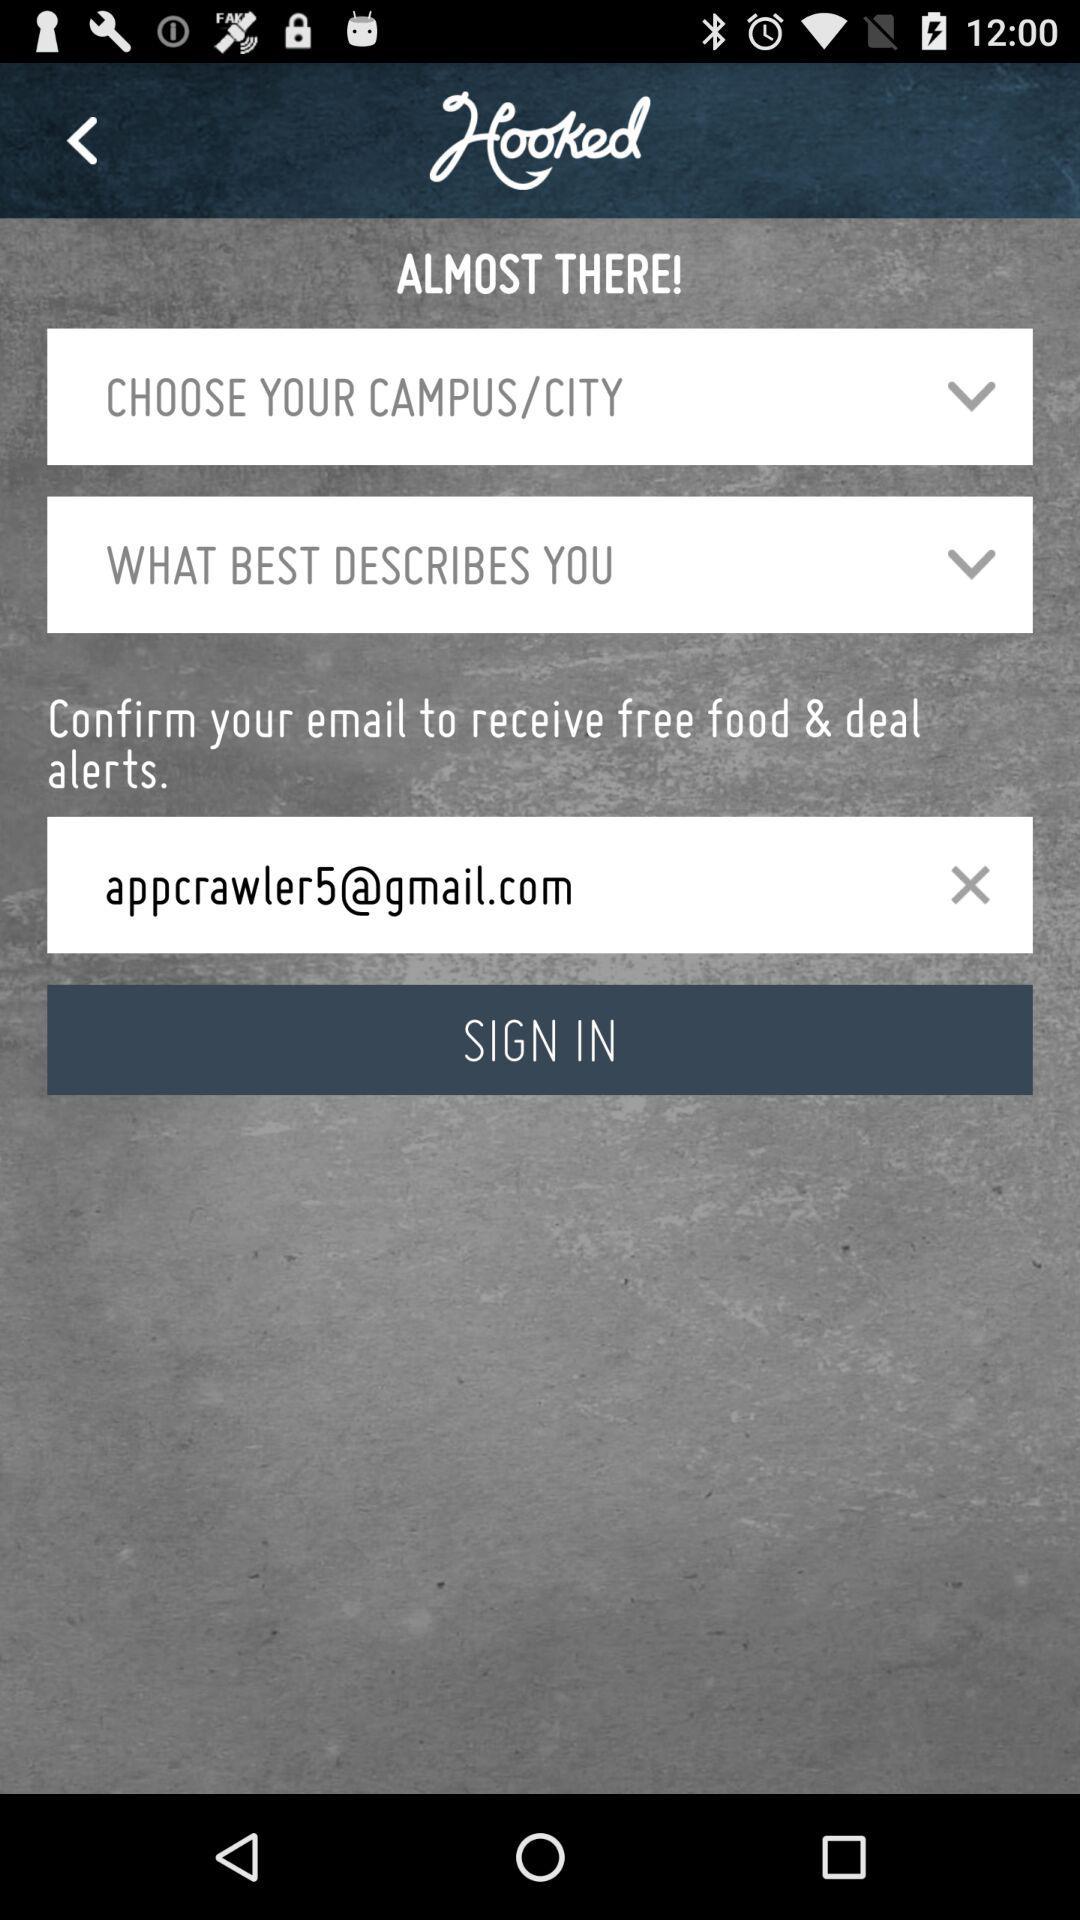  I want to click on item above the sign in, so click(493, 883).